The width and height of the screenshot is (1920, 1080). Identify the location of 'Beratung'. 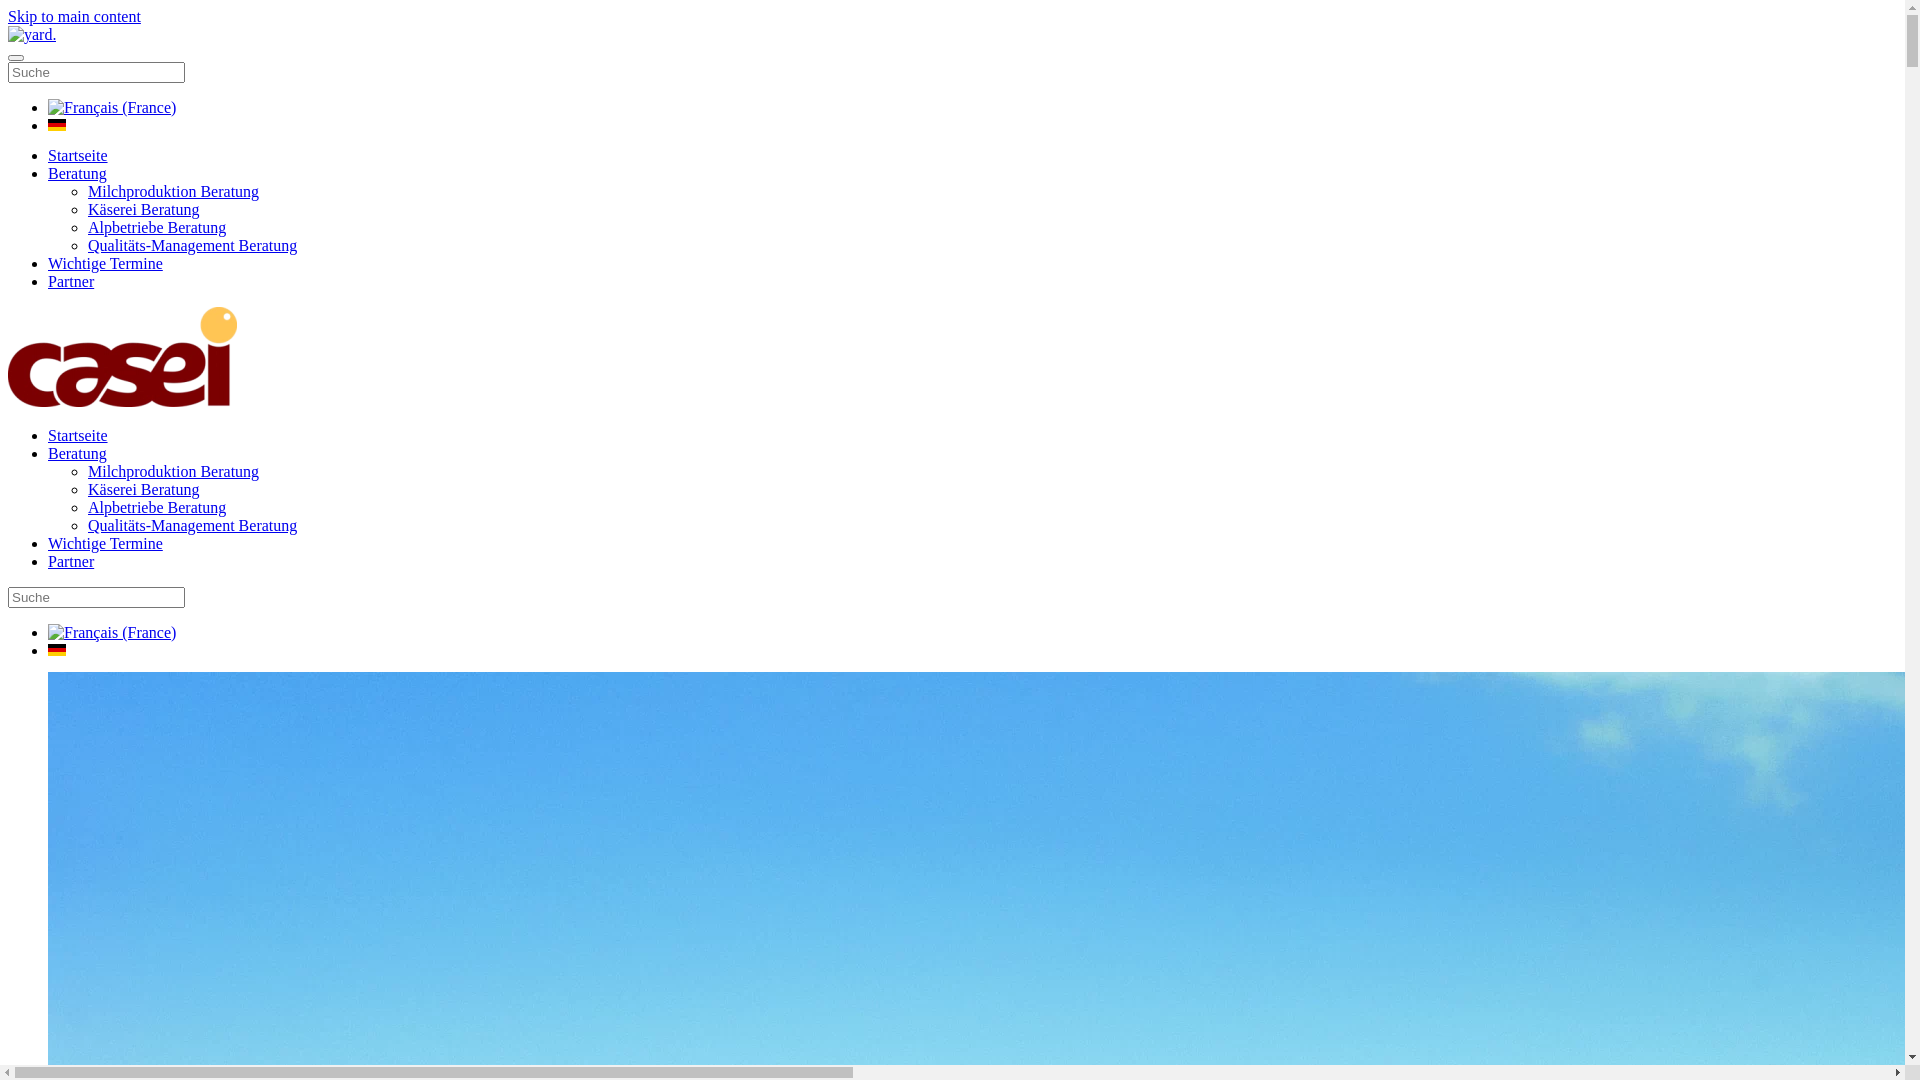
(77, 453).